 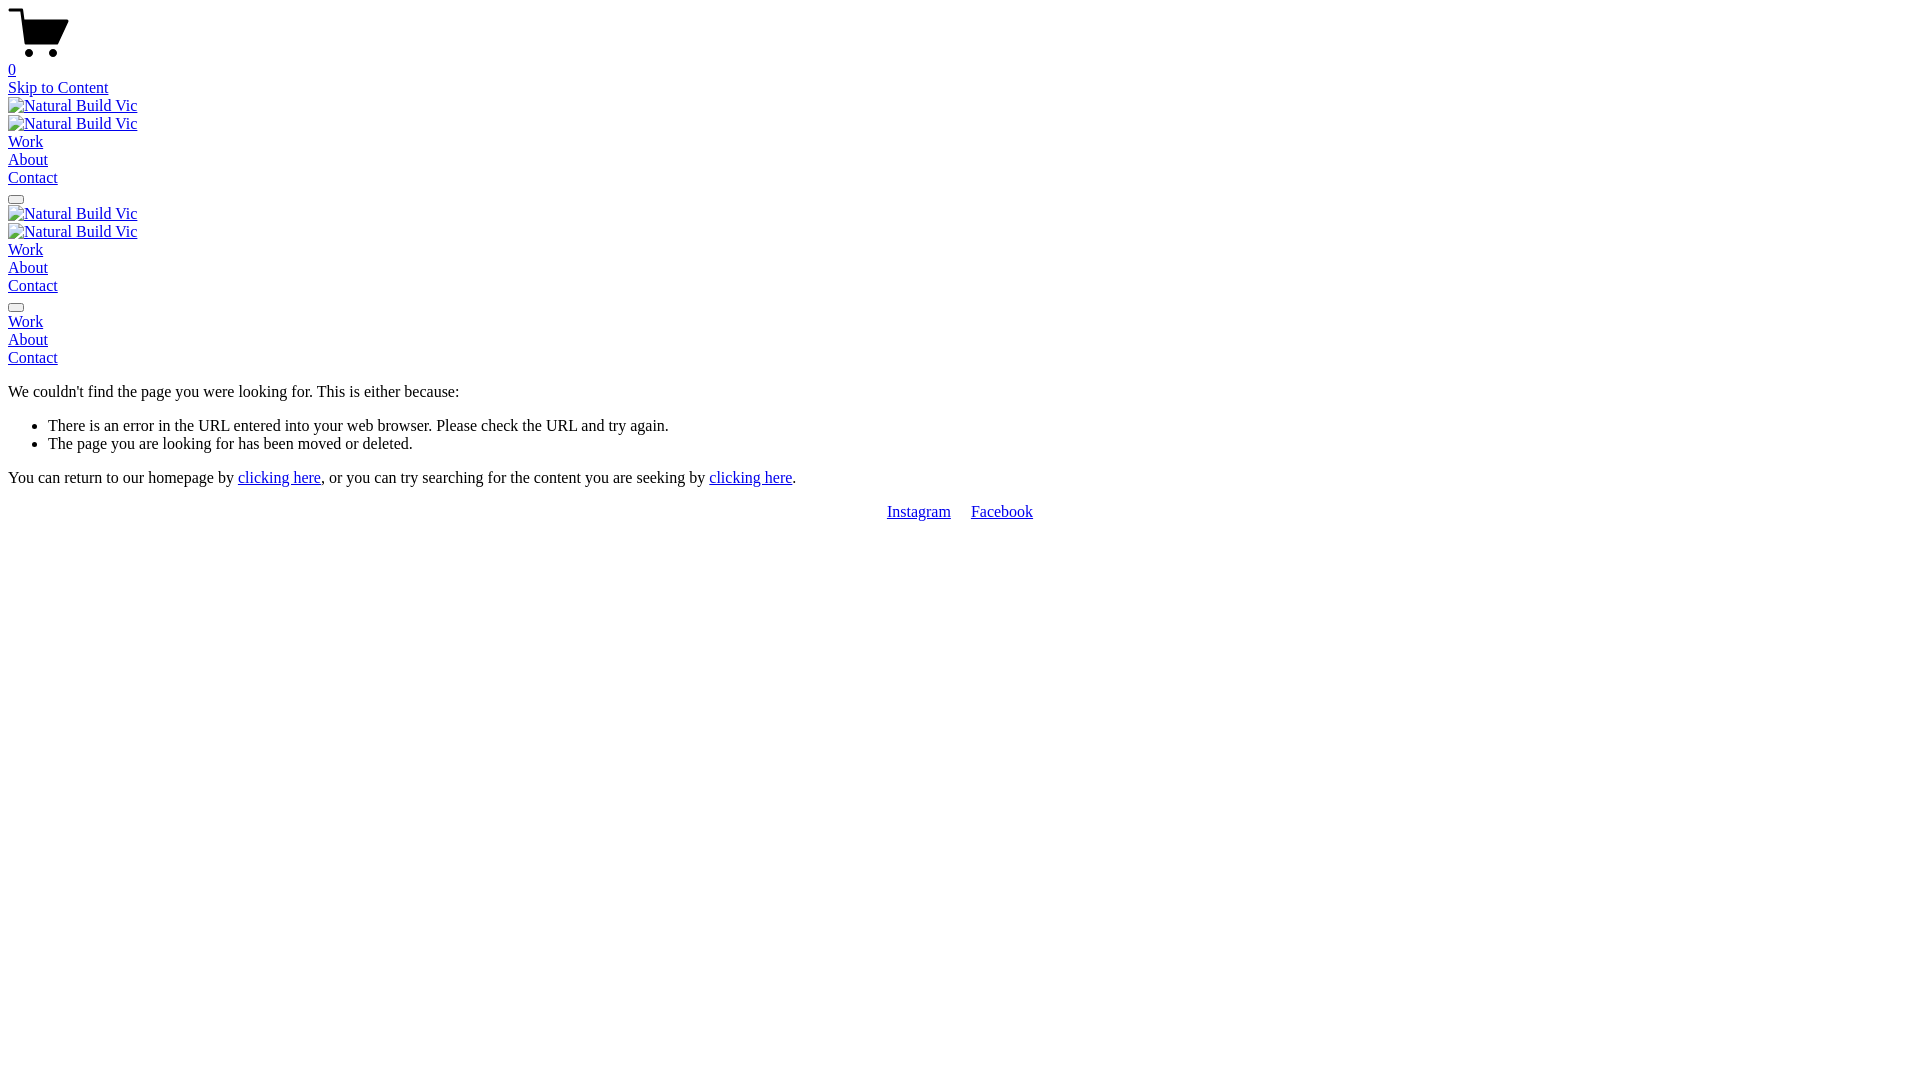 What do you see at coordinates (1002, 510) in the screenshot?
I see `'Facebook'` at bounding box center [1002, 510].